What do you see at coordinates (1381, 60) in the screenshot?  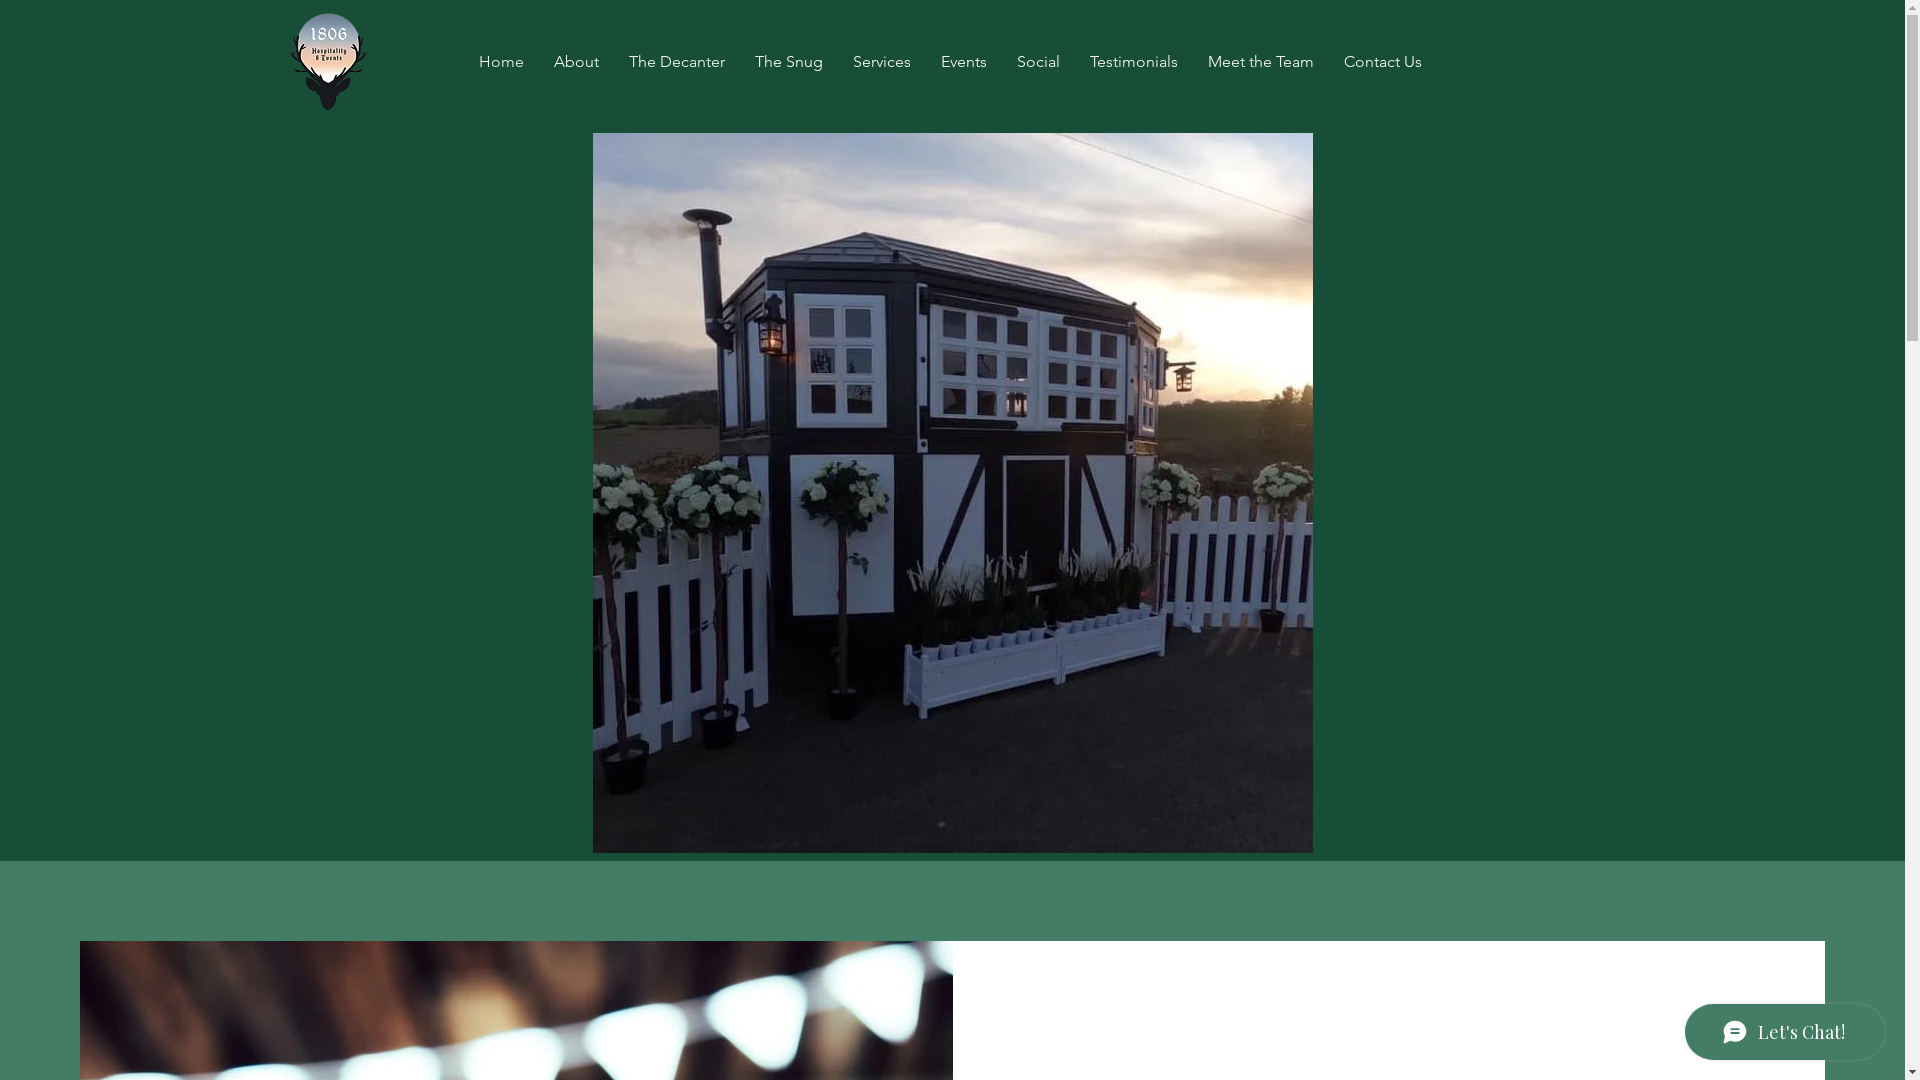 I see `'Contact Us'` at bounding box center [1381, 60].